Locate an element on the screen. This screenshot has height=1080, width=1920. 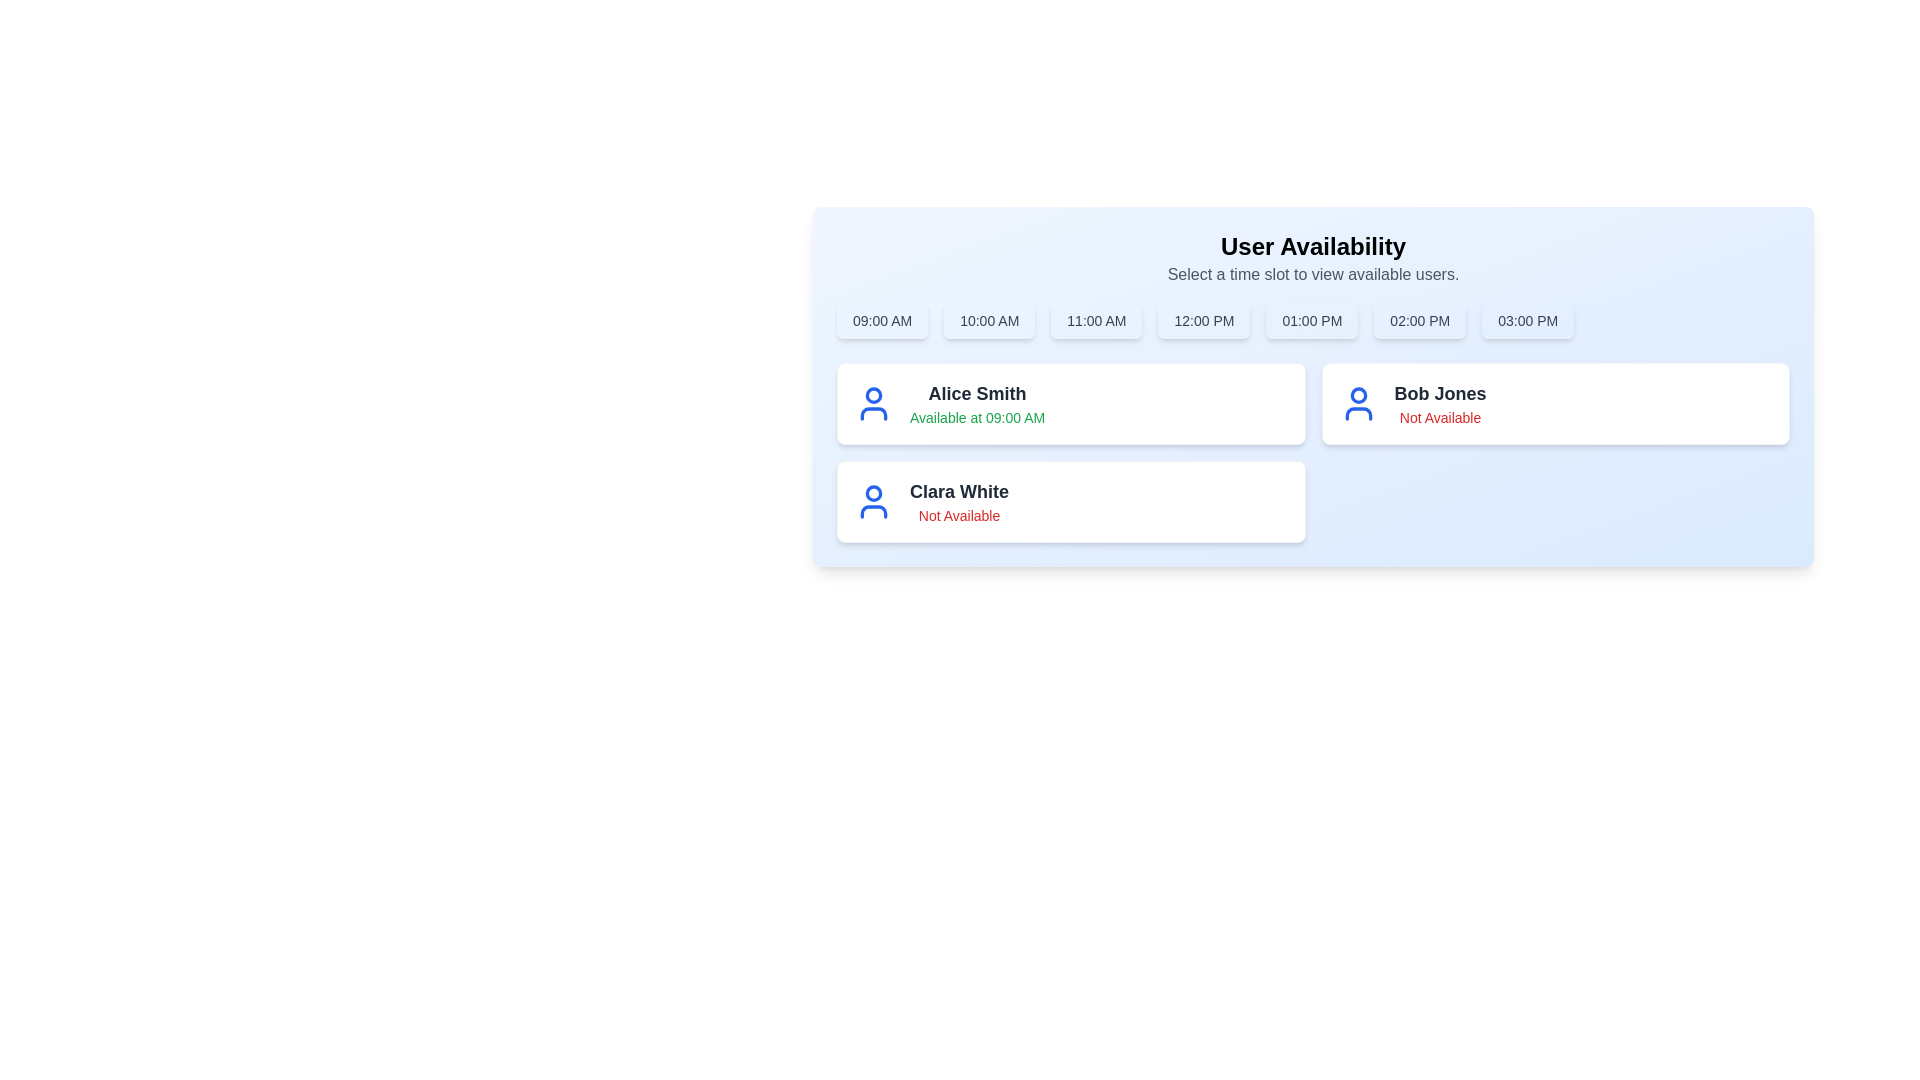
the circular user profile icon with blue outlines and a white background located at the top-left corner of the card titled 'Alice Smith' is located at coordinates (873, 404).